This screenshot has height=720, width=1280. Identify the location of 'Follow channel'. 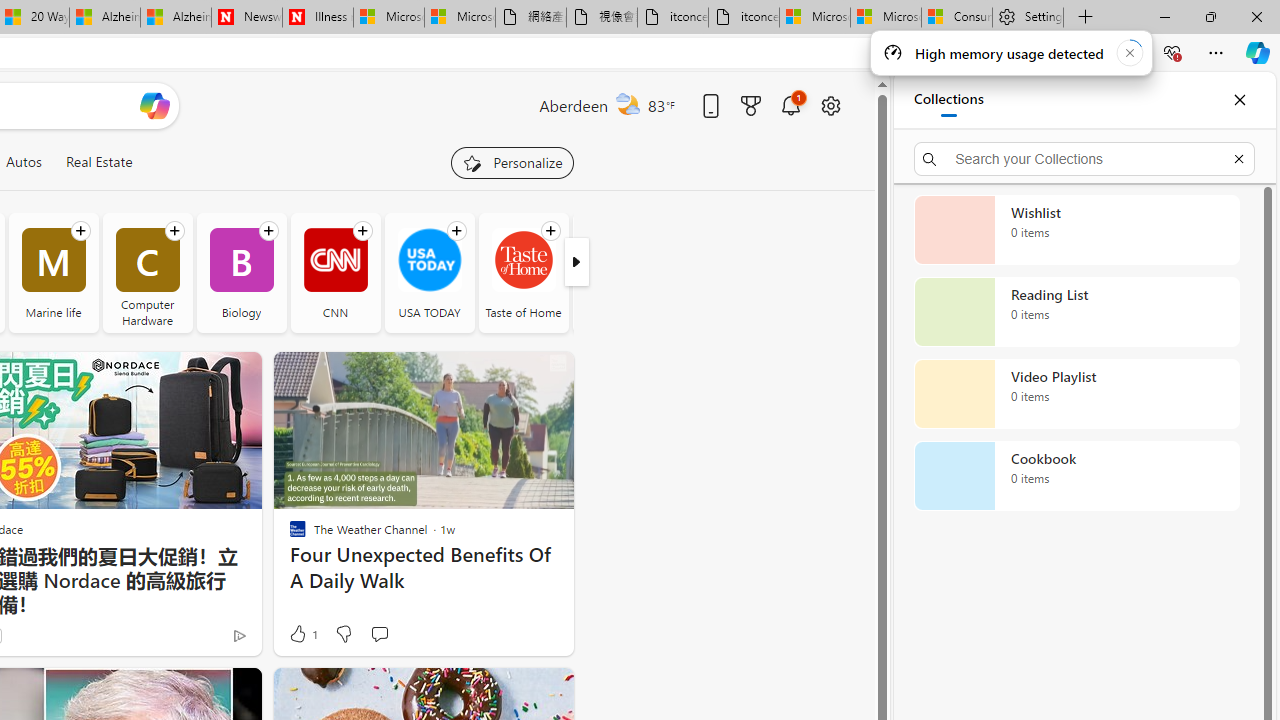
(550, 230).